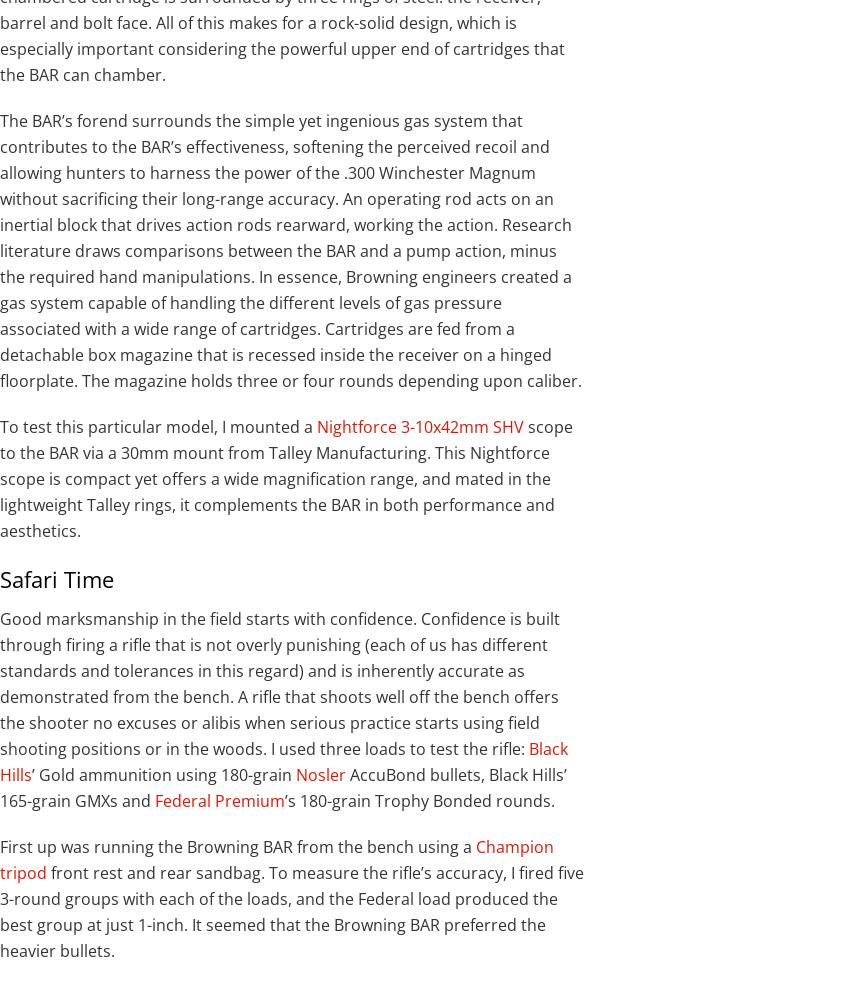 The height and width of the screenshot is (981, 850). I want to click on 'scope to the BAR via a 30mm mount from Talley Manufacturing. This Nightforce scope is compact yet offers a wide magnification range, and mated in the lightweight Talley rings, it complements the BAR in both performance and aesthetics.', so click(285, 477).